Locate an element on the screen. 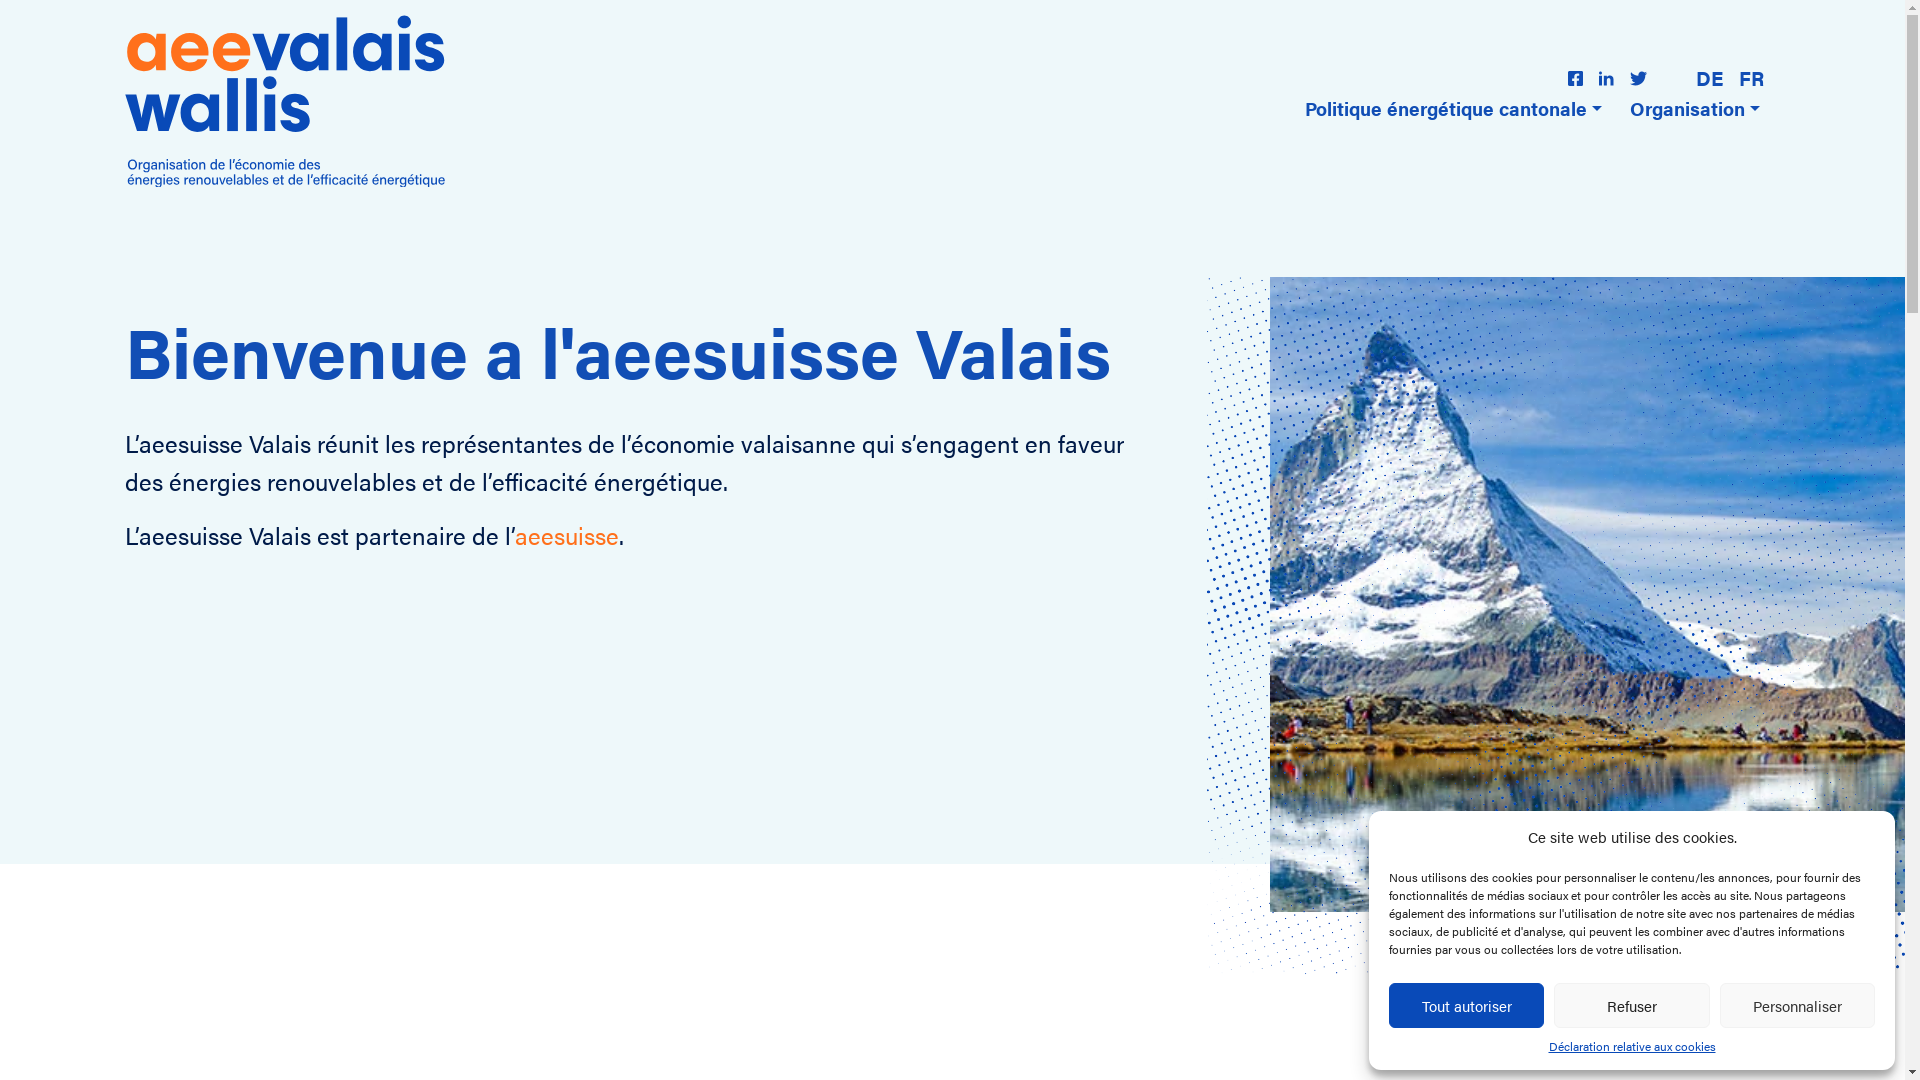 Image resolution: width=1920 pixels, height=1080 pixels. 'Organisation' is located at coordinates (1693, 108).